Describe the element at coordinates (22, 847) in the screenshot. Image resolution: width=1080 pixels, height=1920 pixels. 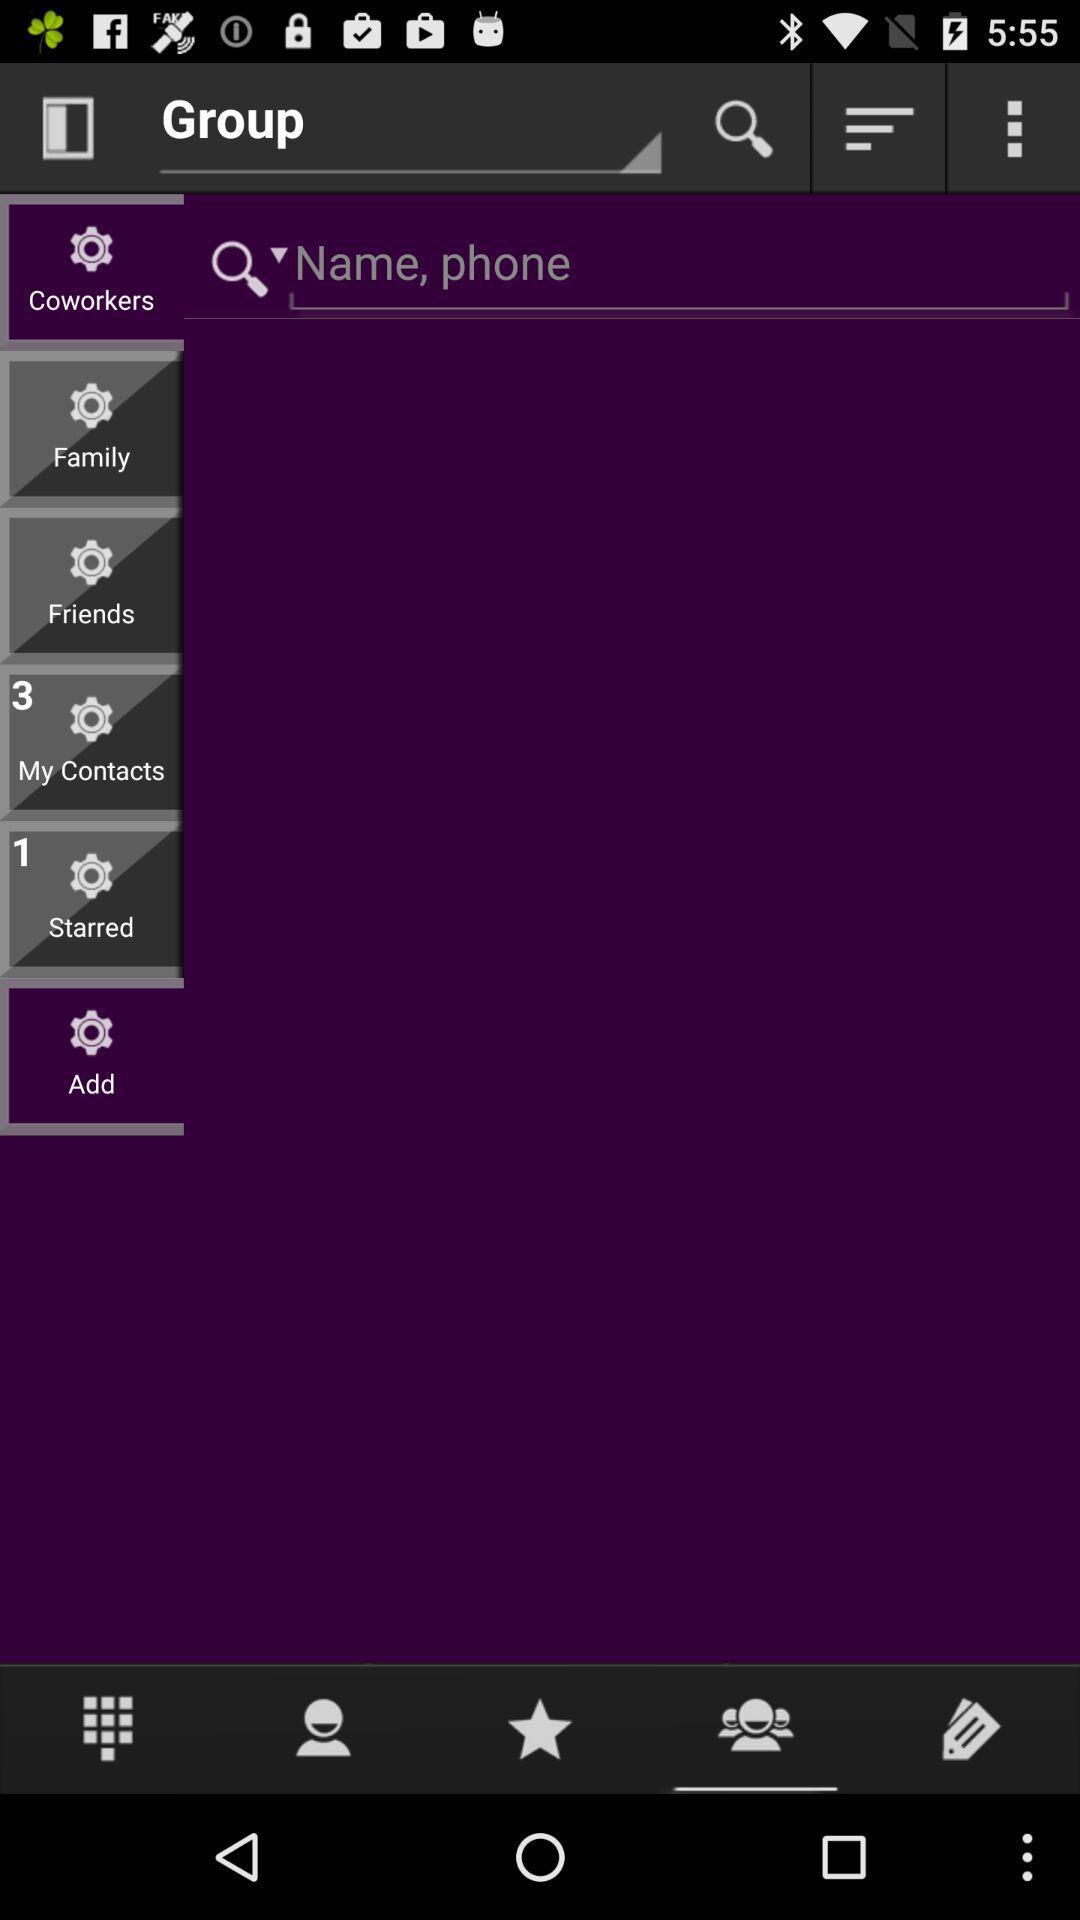
I see `the 1 item` at that location.